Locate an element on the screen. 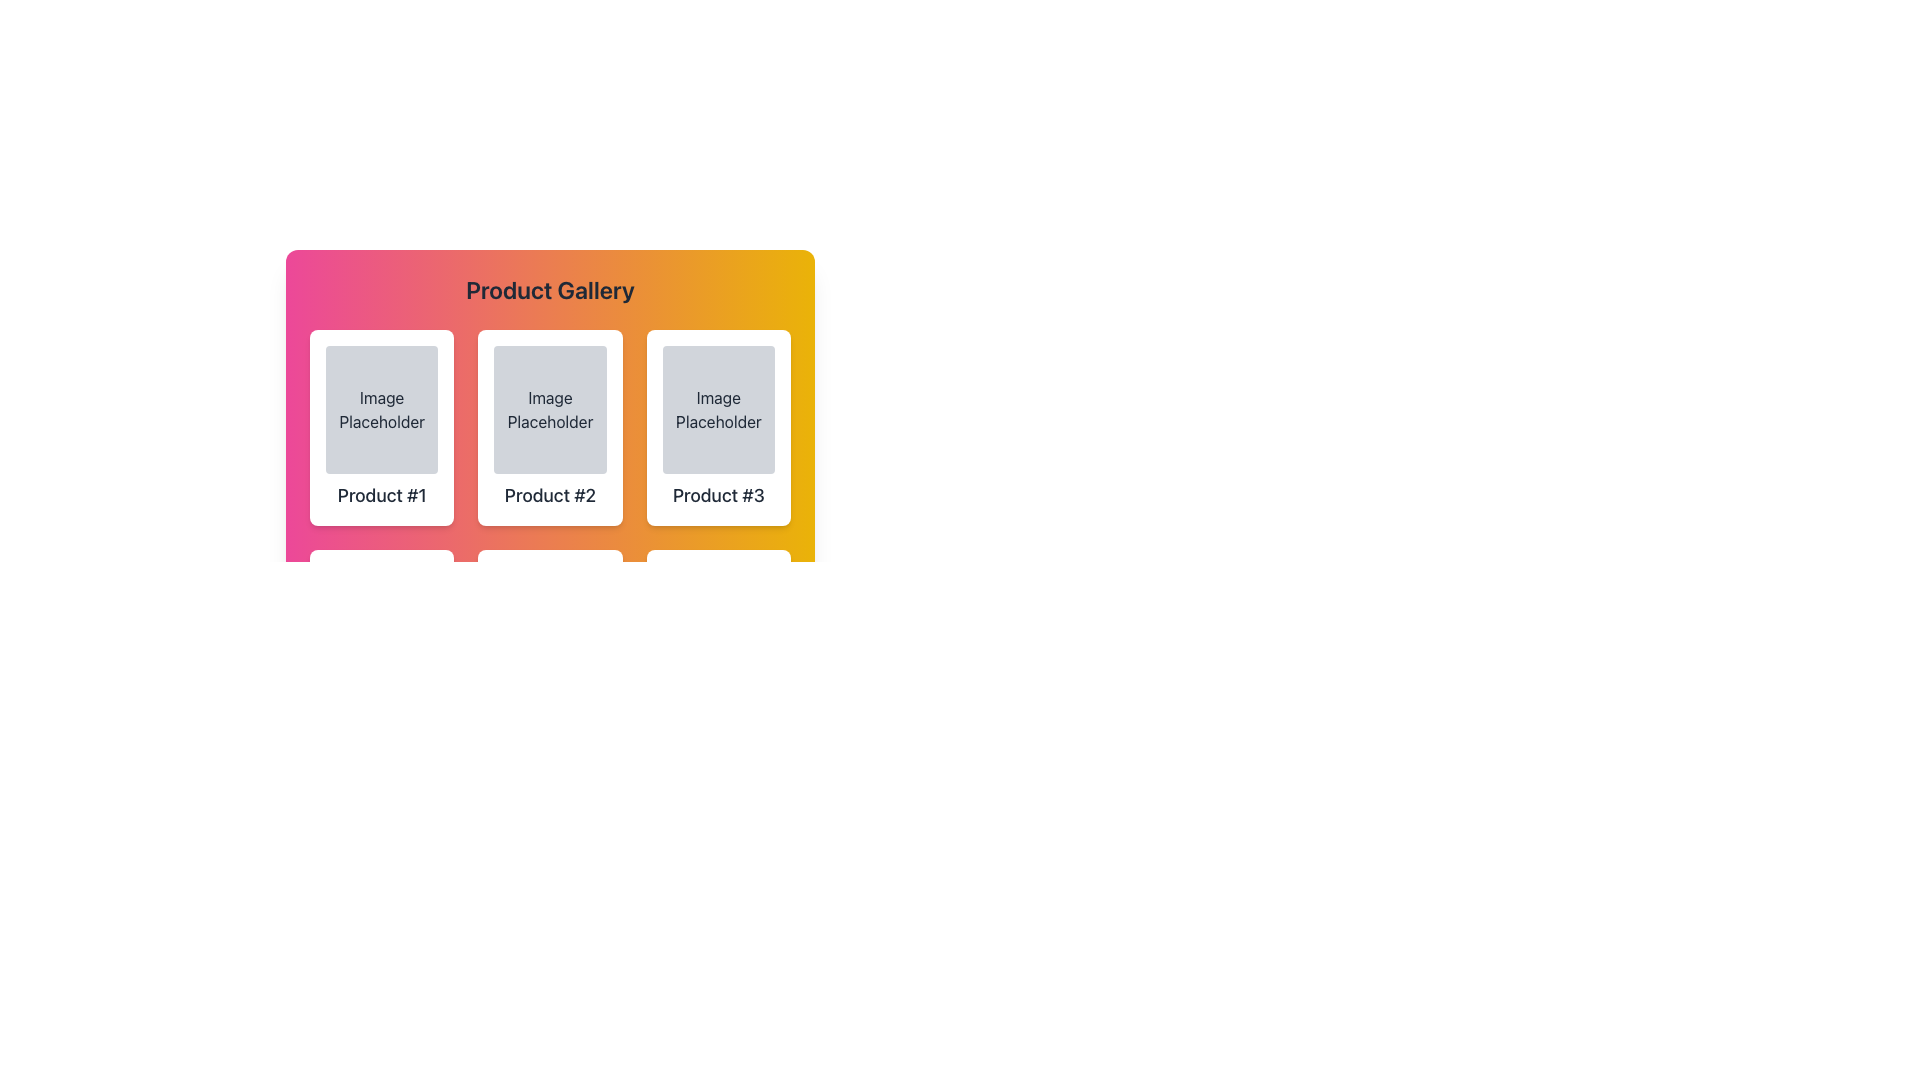  the non-interactive text label that serves as the product name, located in the first card on the left, directly below the 'Image Placeholder' text is located at coordinates (382, 495).